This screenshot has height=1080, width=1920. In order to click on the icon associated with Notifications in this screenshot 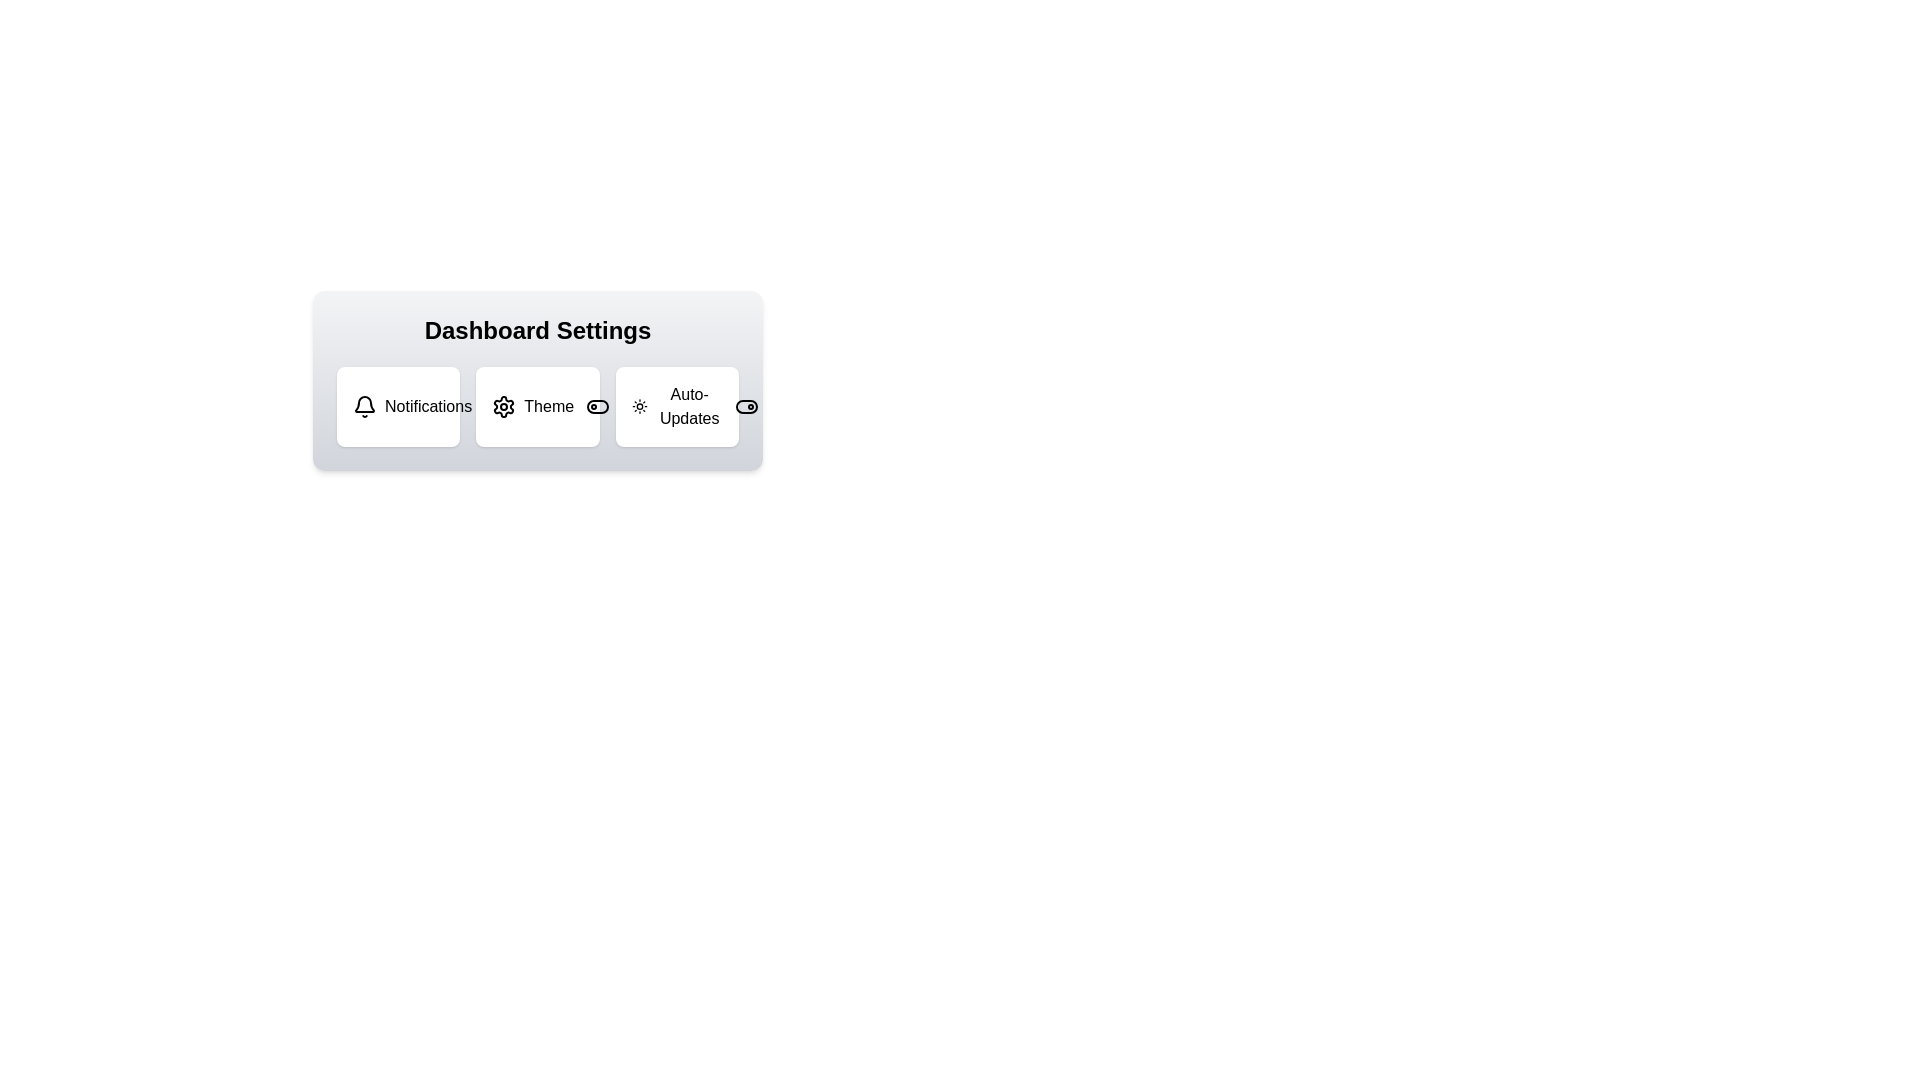, I will do `click(364, 406)`.